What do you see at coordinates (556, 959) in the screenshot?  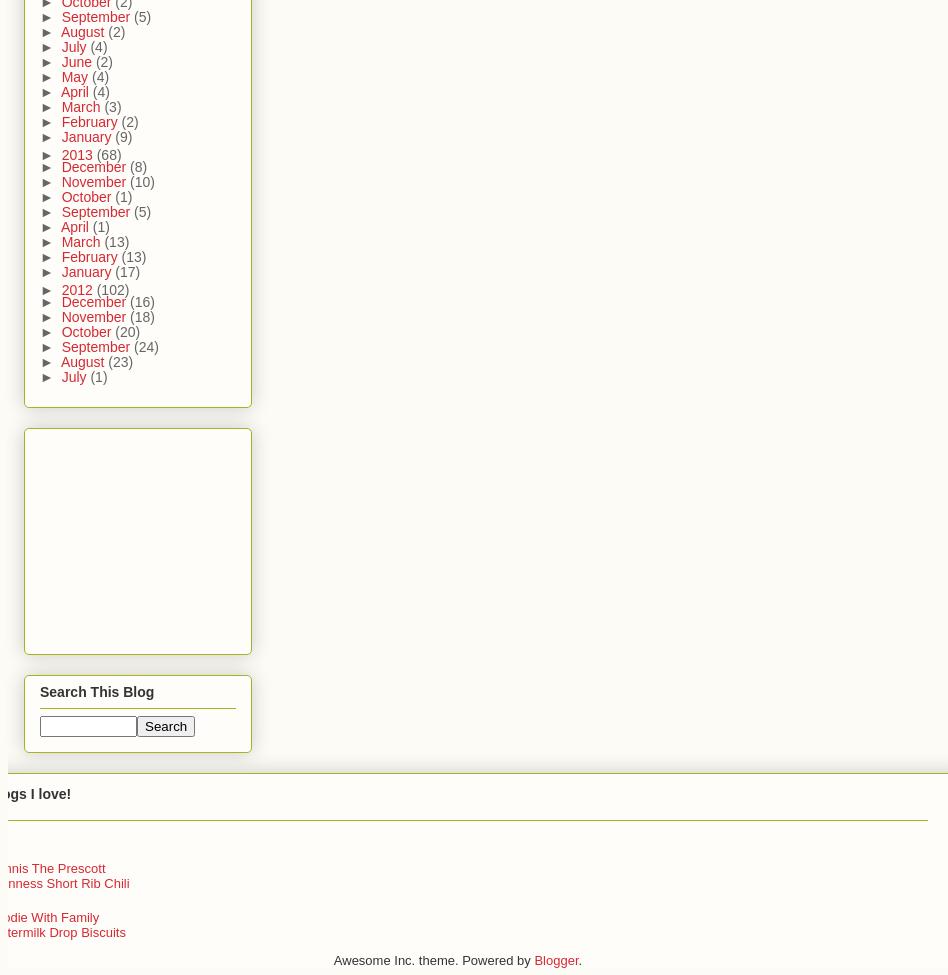 I see `'Blogger'` at bounding box center [556, 959].